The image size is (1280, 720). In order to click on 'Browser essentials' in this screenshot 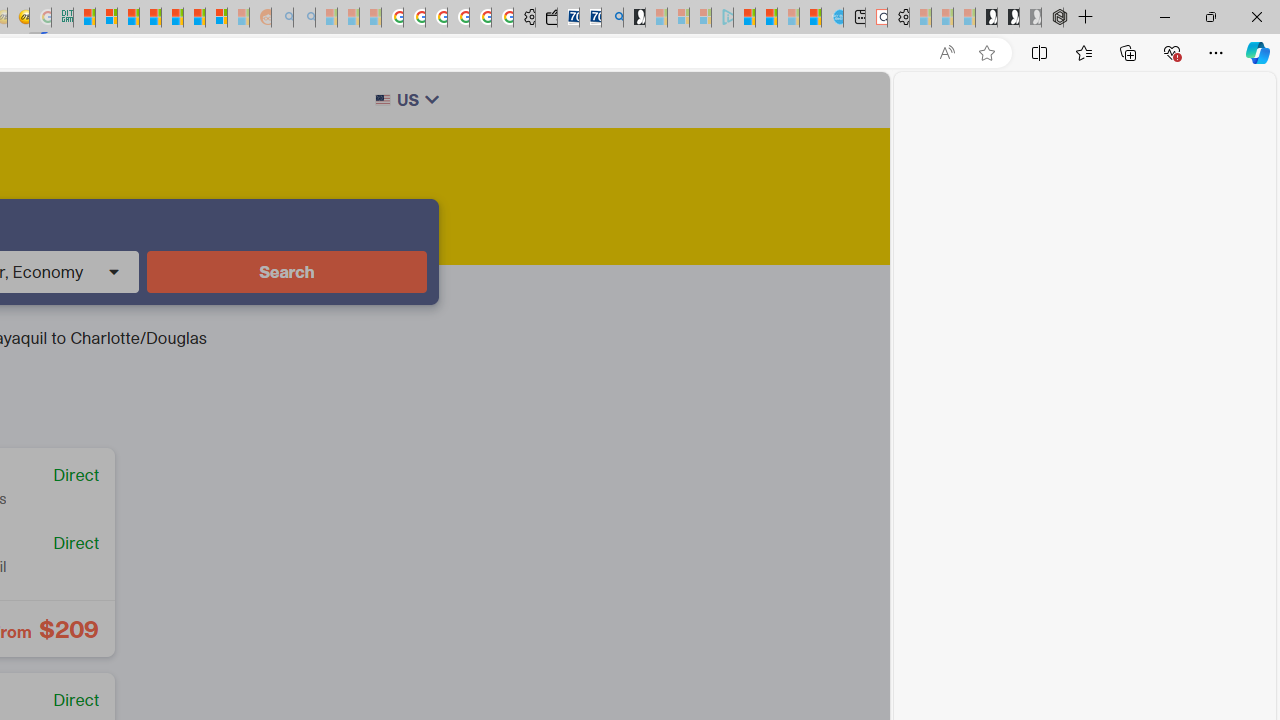, I will do `click(1171, 51)`.